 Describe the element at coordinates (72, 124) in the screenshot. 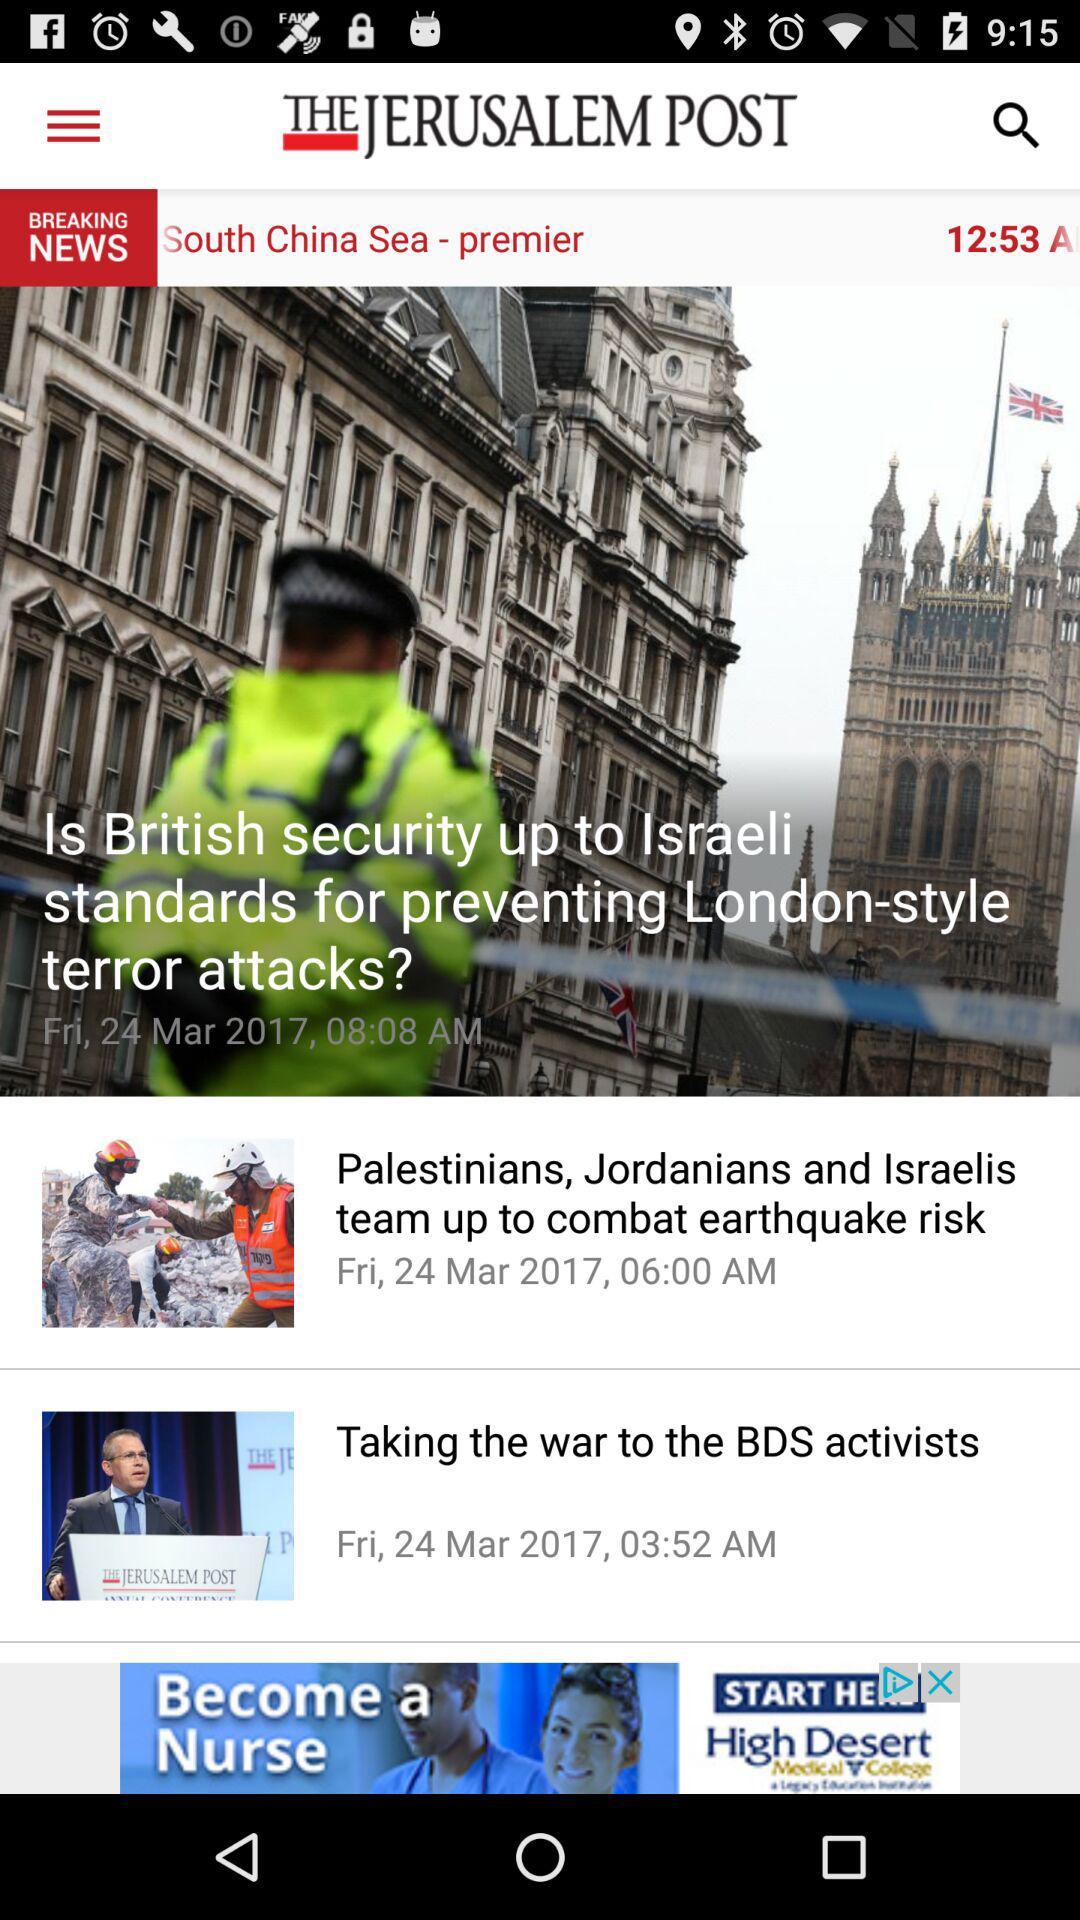

I see `the app to the left of the 12 53 am icon` at that location.